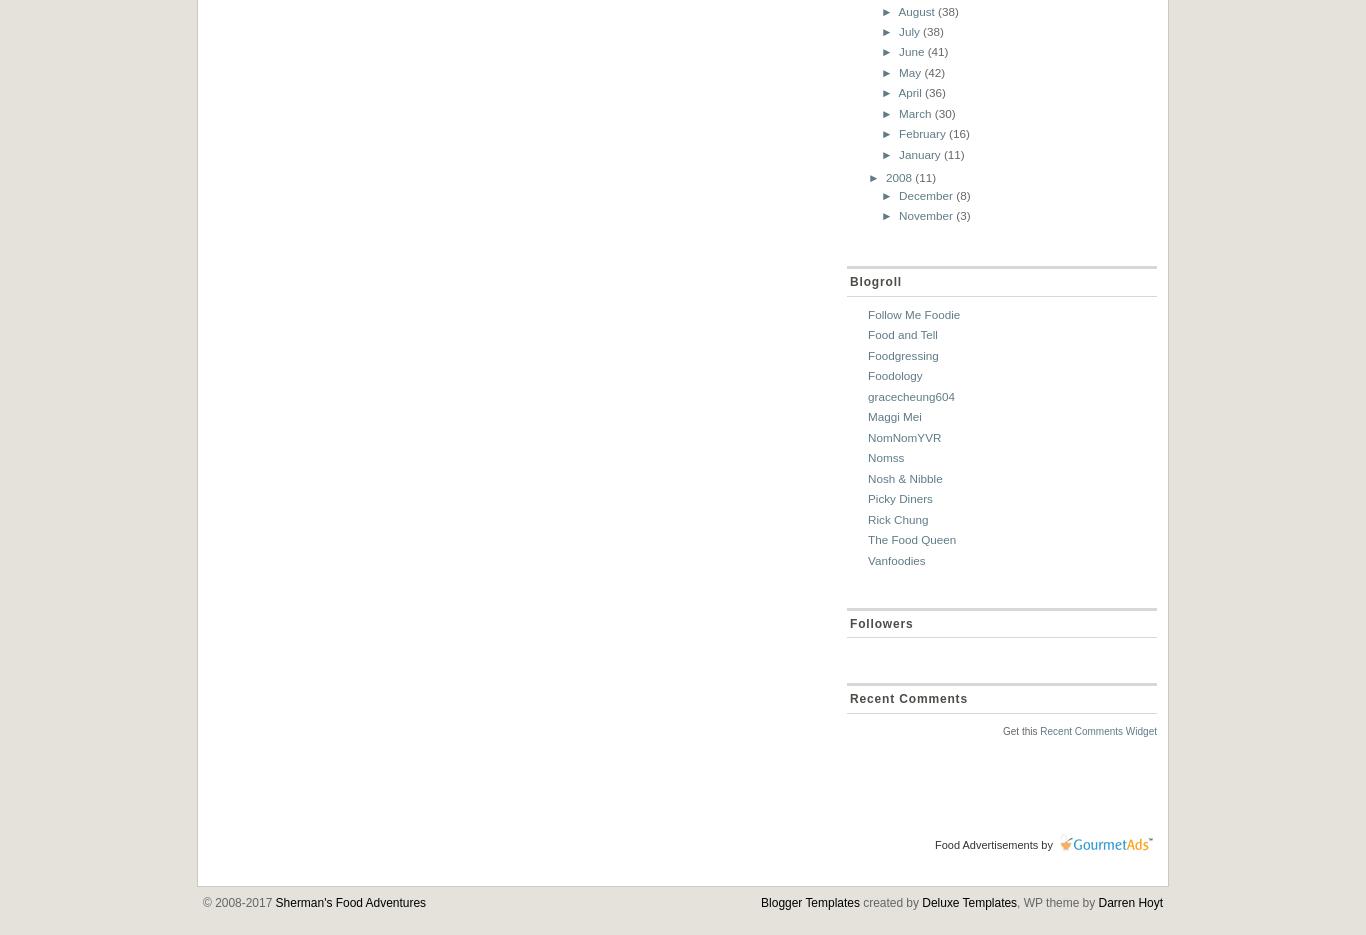 The width and height of the screenshot is (1366, 935). What do you see at coordinates (349, 903) in the screenshot?
I see `'Sherman's Food Adventures'` at bounding box center [349, 903].